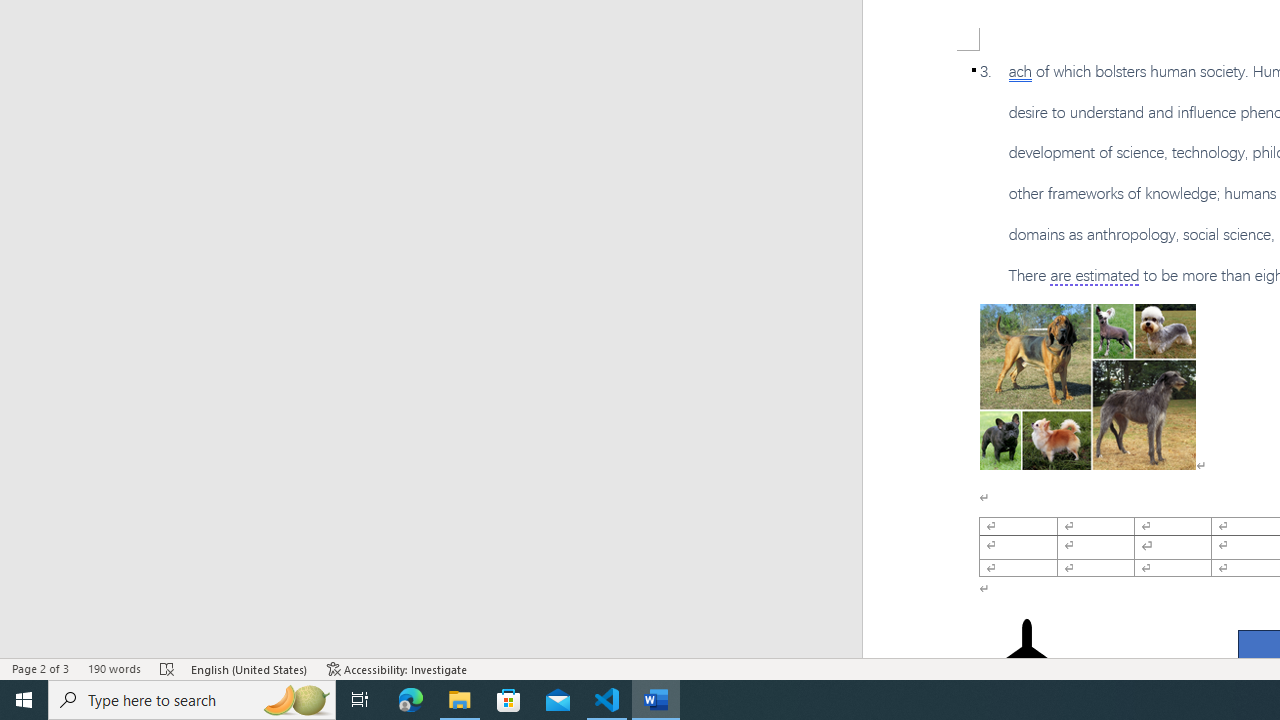  What do you see at coordinates (397, 669) in the screenshot?
I see `'Accessibility Checker Accessibility: Investigate'` at bounding box center [397, 669].